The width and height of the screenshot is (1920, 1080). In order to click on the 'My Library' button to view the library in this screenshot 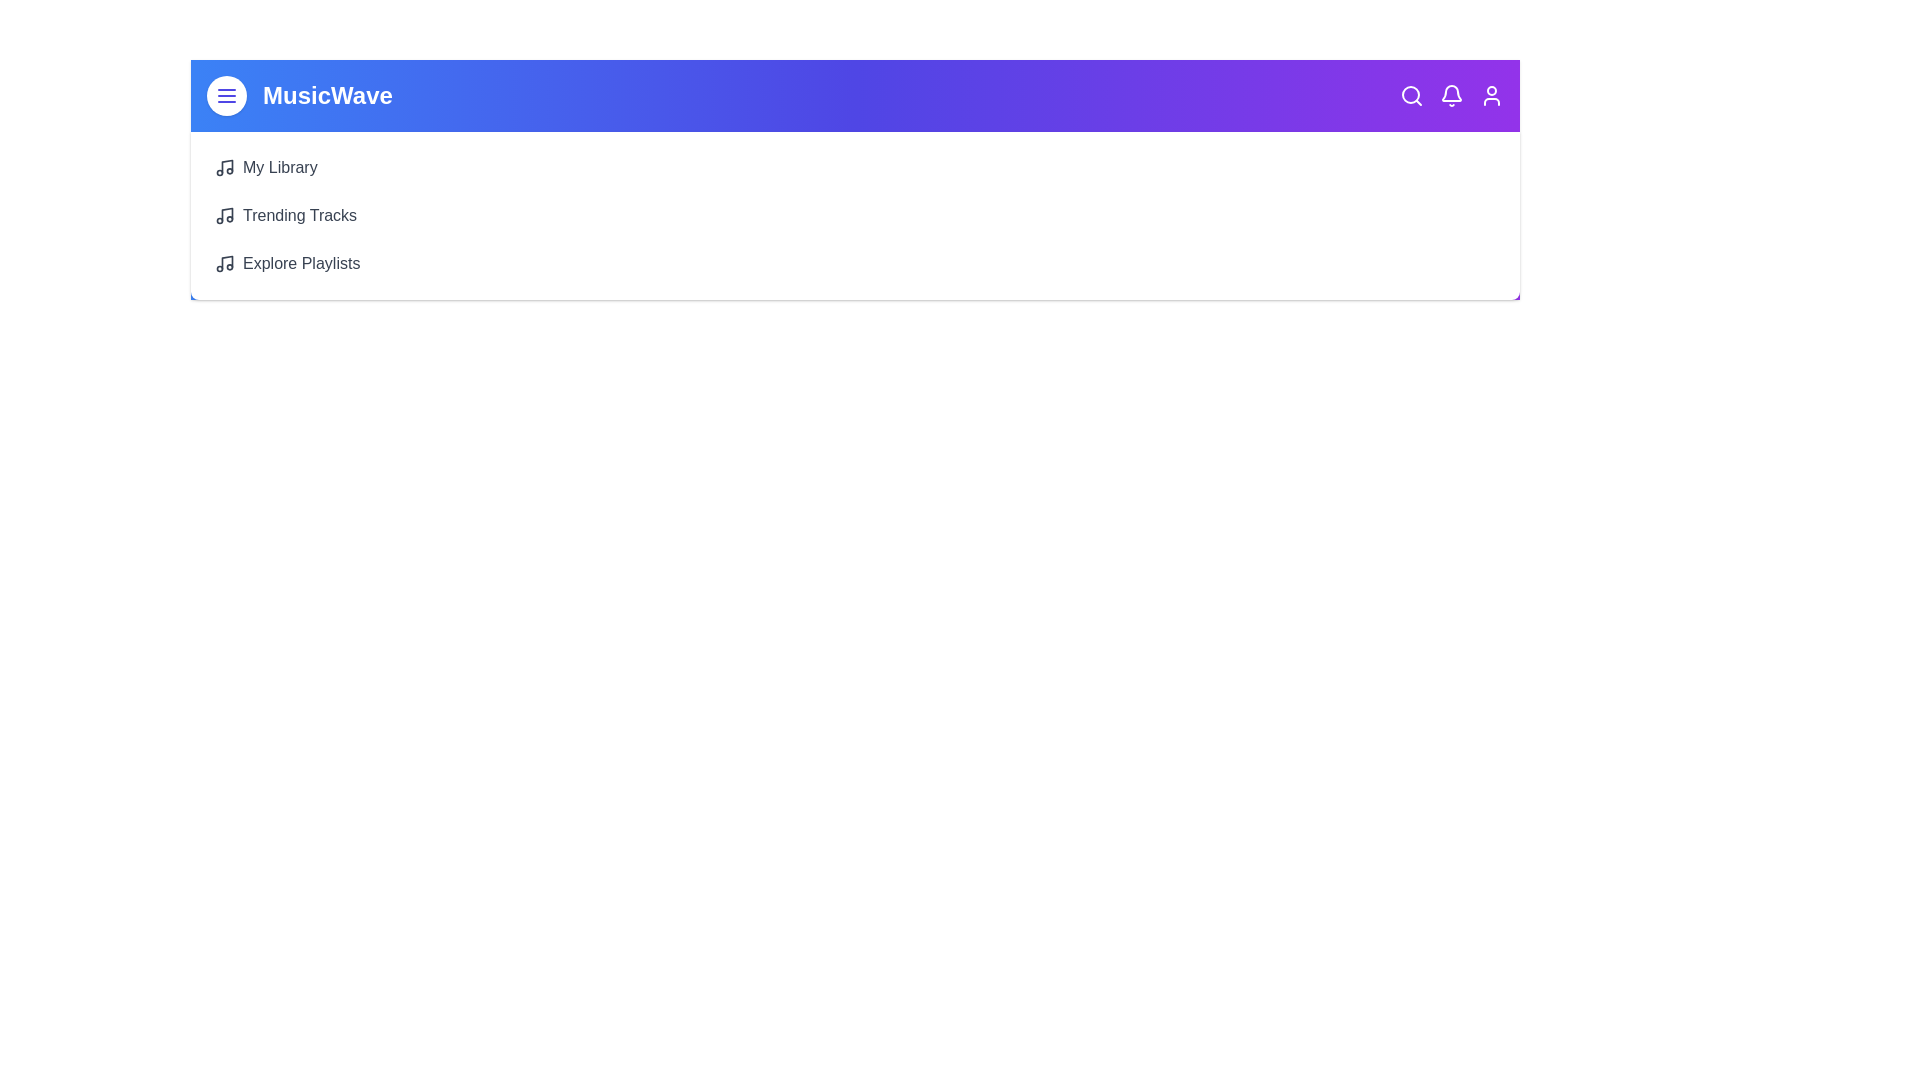, I will do `click(264, 167)`.